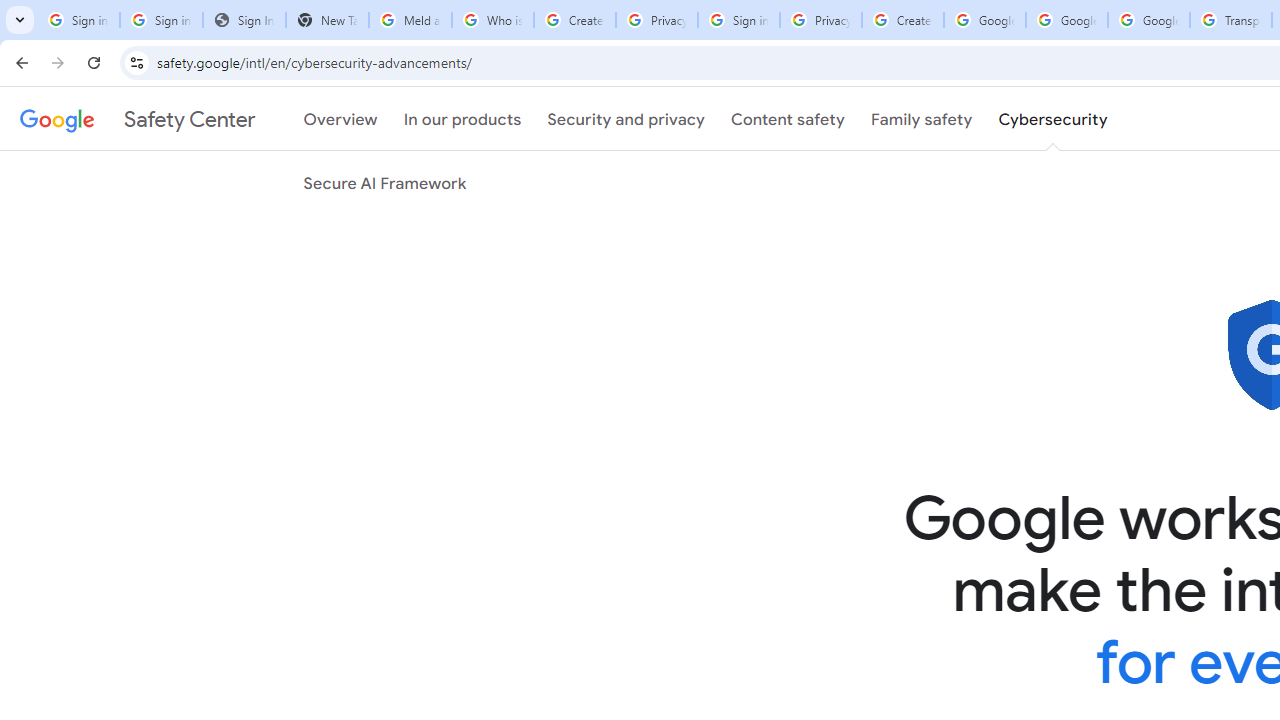  What do you see at coordinates (327, 20) in the screenshot?
I see `'New Tab'` at bounding box center [327, 20].